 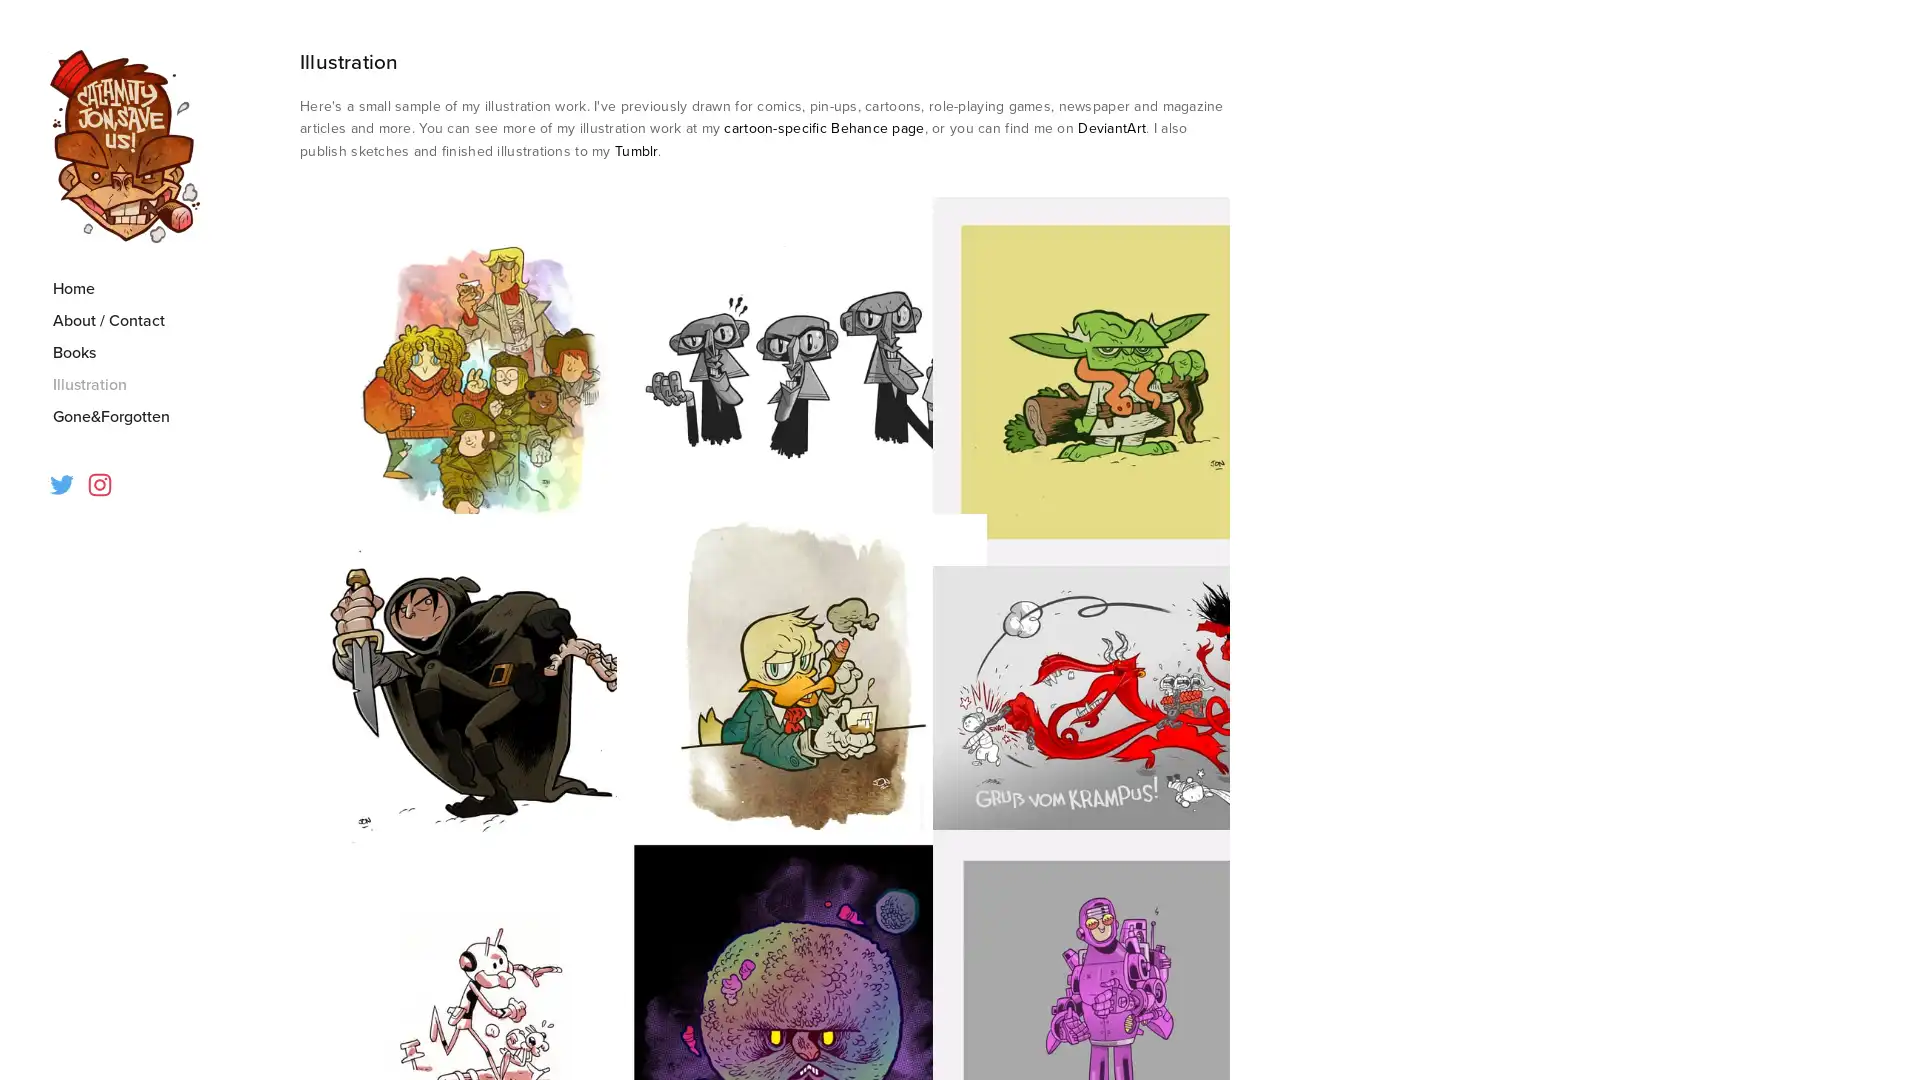 What do you see at coordinates (446, 343) in the screenshot?
I see `View fullsize illos01.jpg` at bounding box center [446, 343].